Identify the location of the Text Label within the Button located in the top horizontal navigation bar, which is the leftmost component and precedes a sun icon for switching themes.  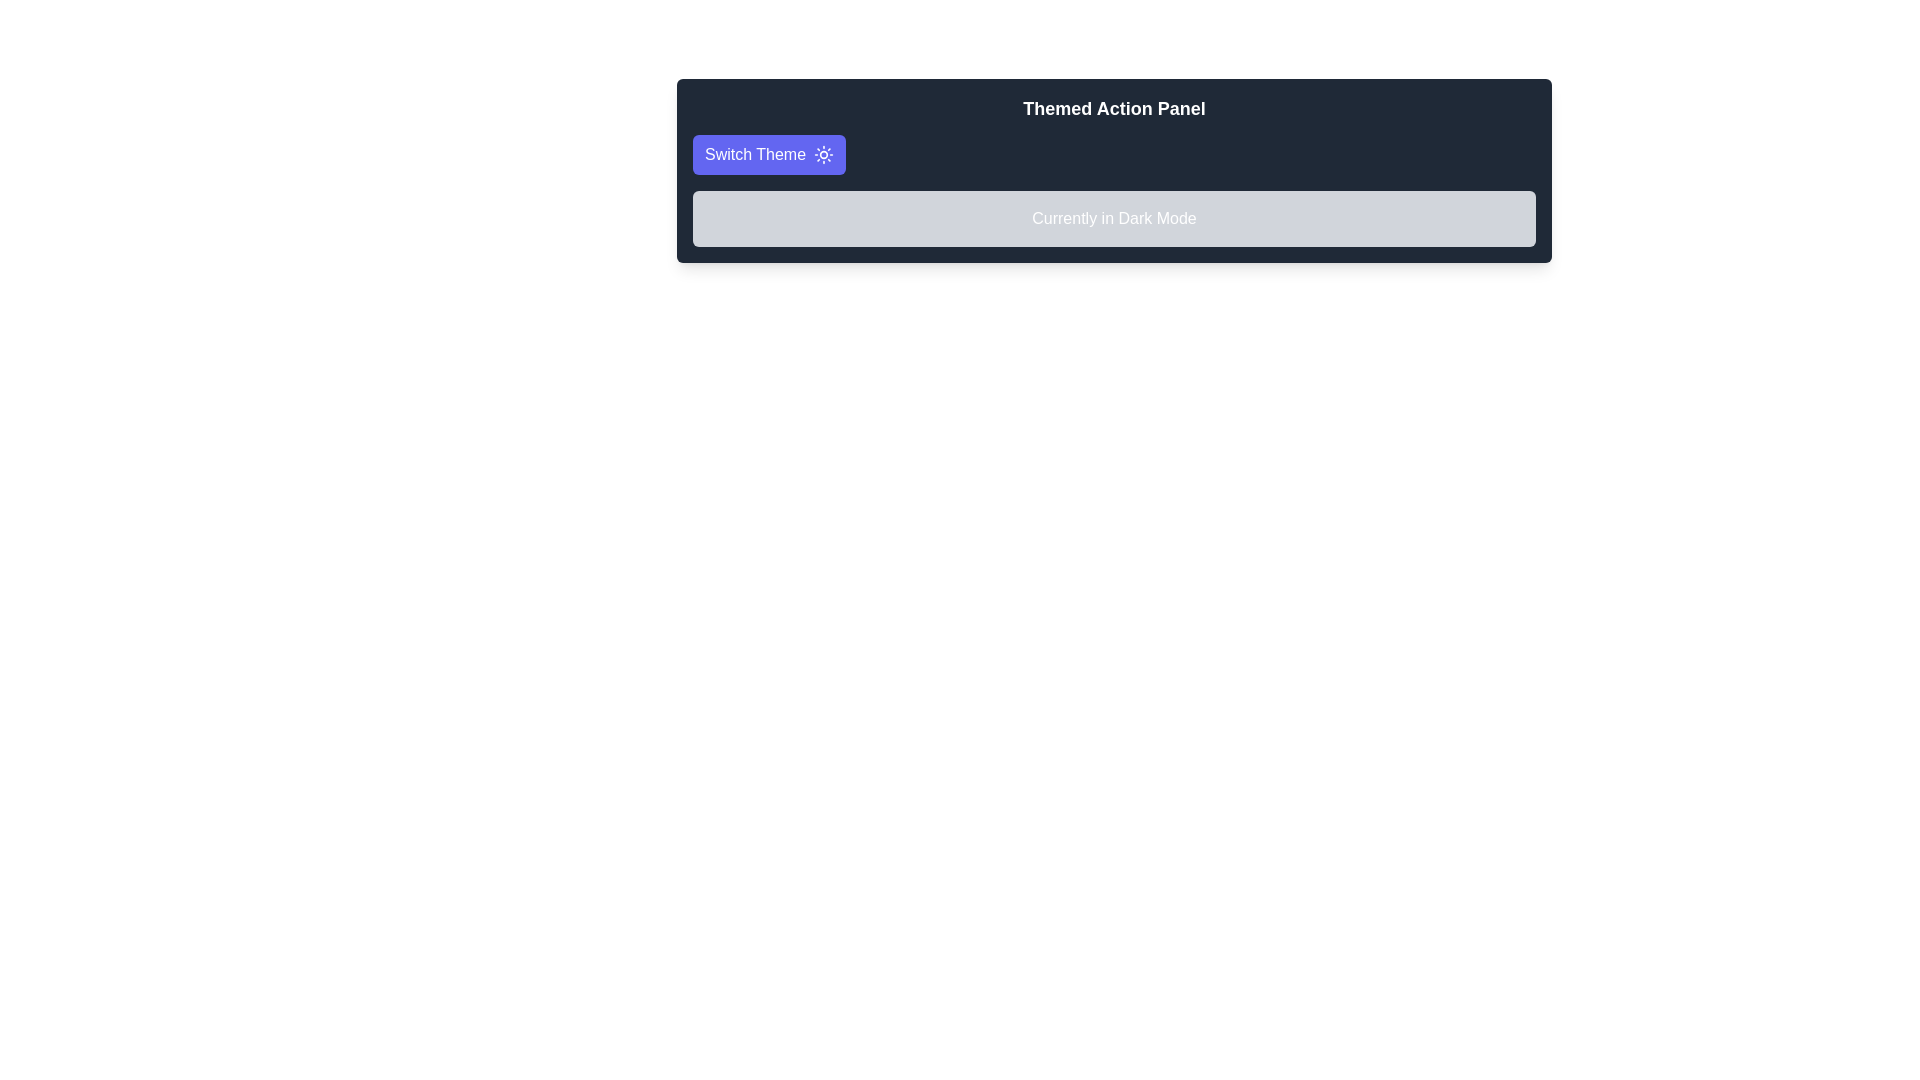
(754, 153).